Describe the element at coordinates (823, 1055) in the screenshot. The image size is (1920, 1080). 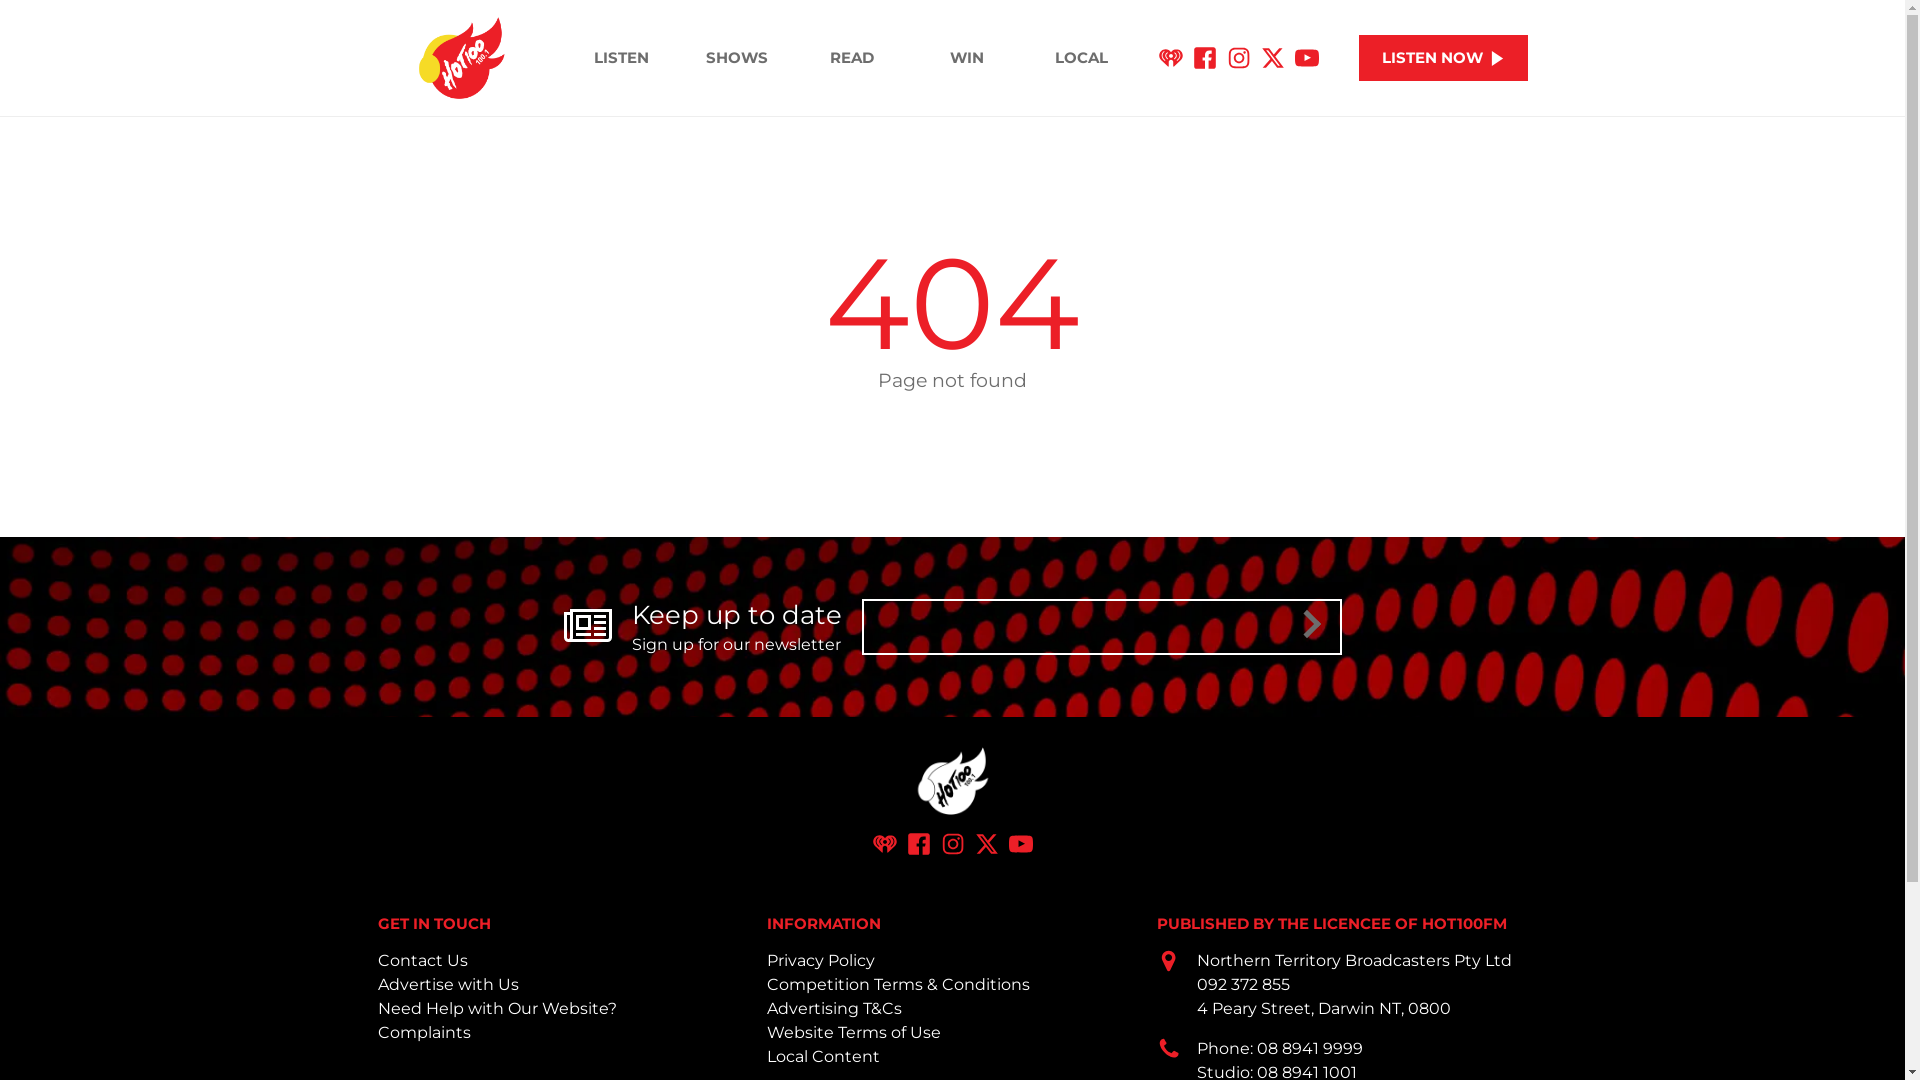
I see `'Local Content'` at that location.